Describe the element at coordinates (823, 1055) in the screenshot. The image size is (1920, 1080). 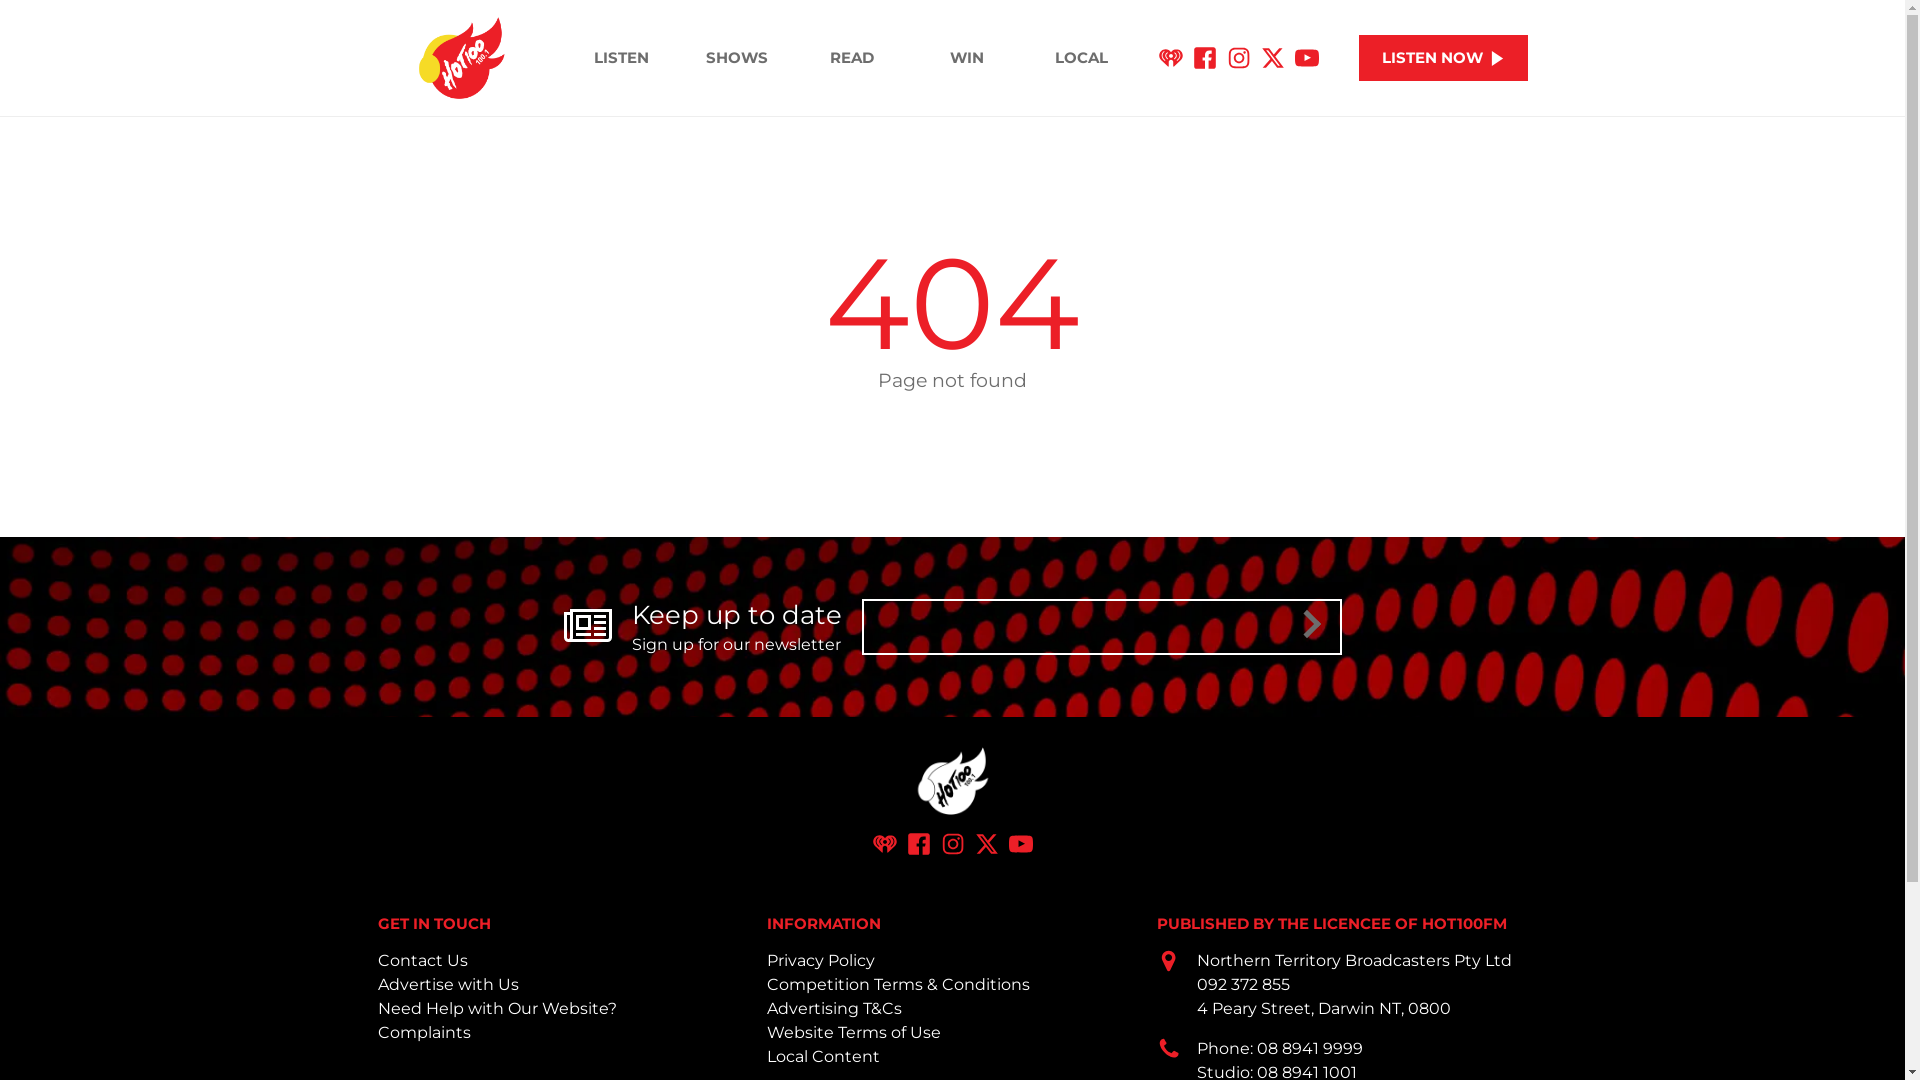
I see `'Local Content'` at that location.